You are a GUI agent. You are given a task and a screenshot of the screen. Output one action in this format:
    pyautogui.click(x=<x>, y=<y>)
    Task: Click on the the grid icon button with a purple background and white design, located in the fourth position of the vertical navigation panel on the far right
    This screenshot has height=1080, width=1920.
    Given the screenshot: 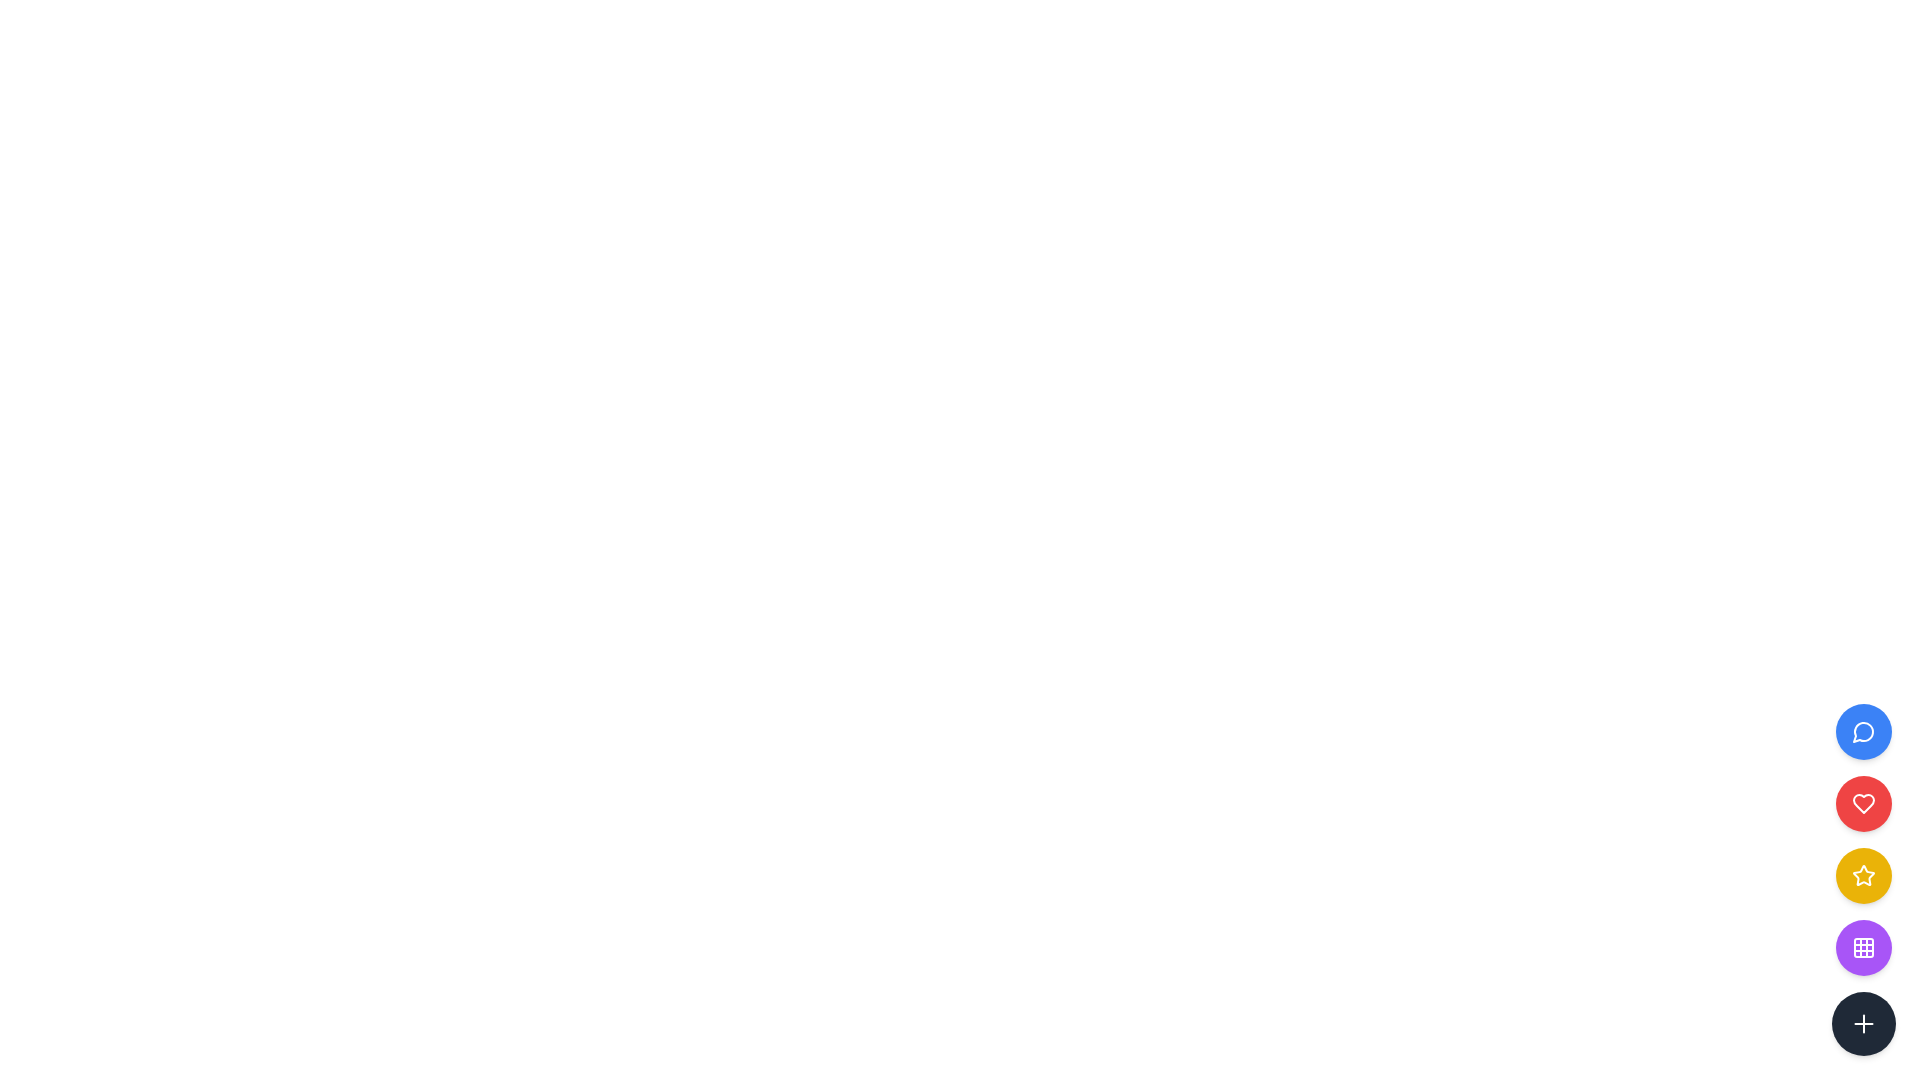 What is the action you would take?
    pyautogui.click(x=1862, y=947)
    